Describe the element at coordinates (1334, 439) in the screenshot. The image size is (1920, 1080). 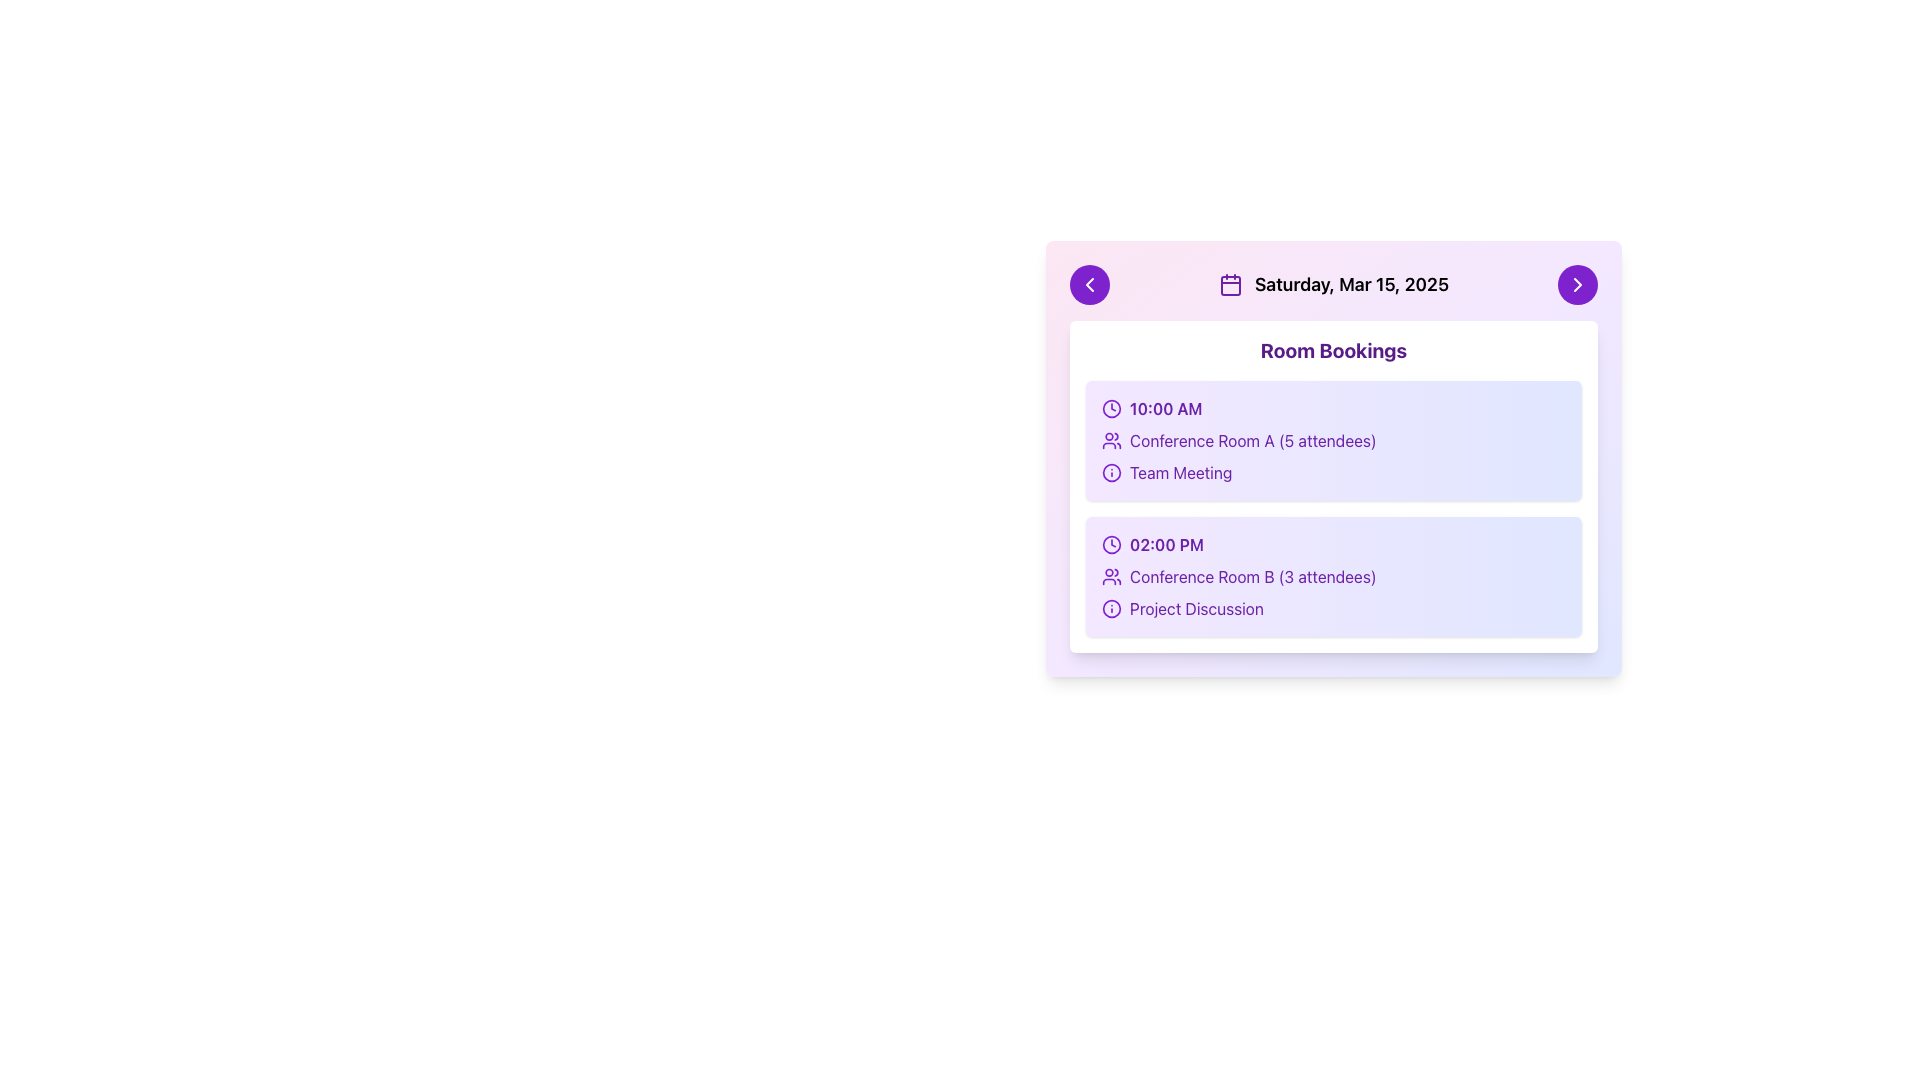
I see `the first meeting schedule entry in the room bookings list, which displays the meeting time, room allocation, number of attendees, and purpose, styled with a gradient background and rounded corners` at that location.